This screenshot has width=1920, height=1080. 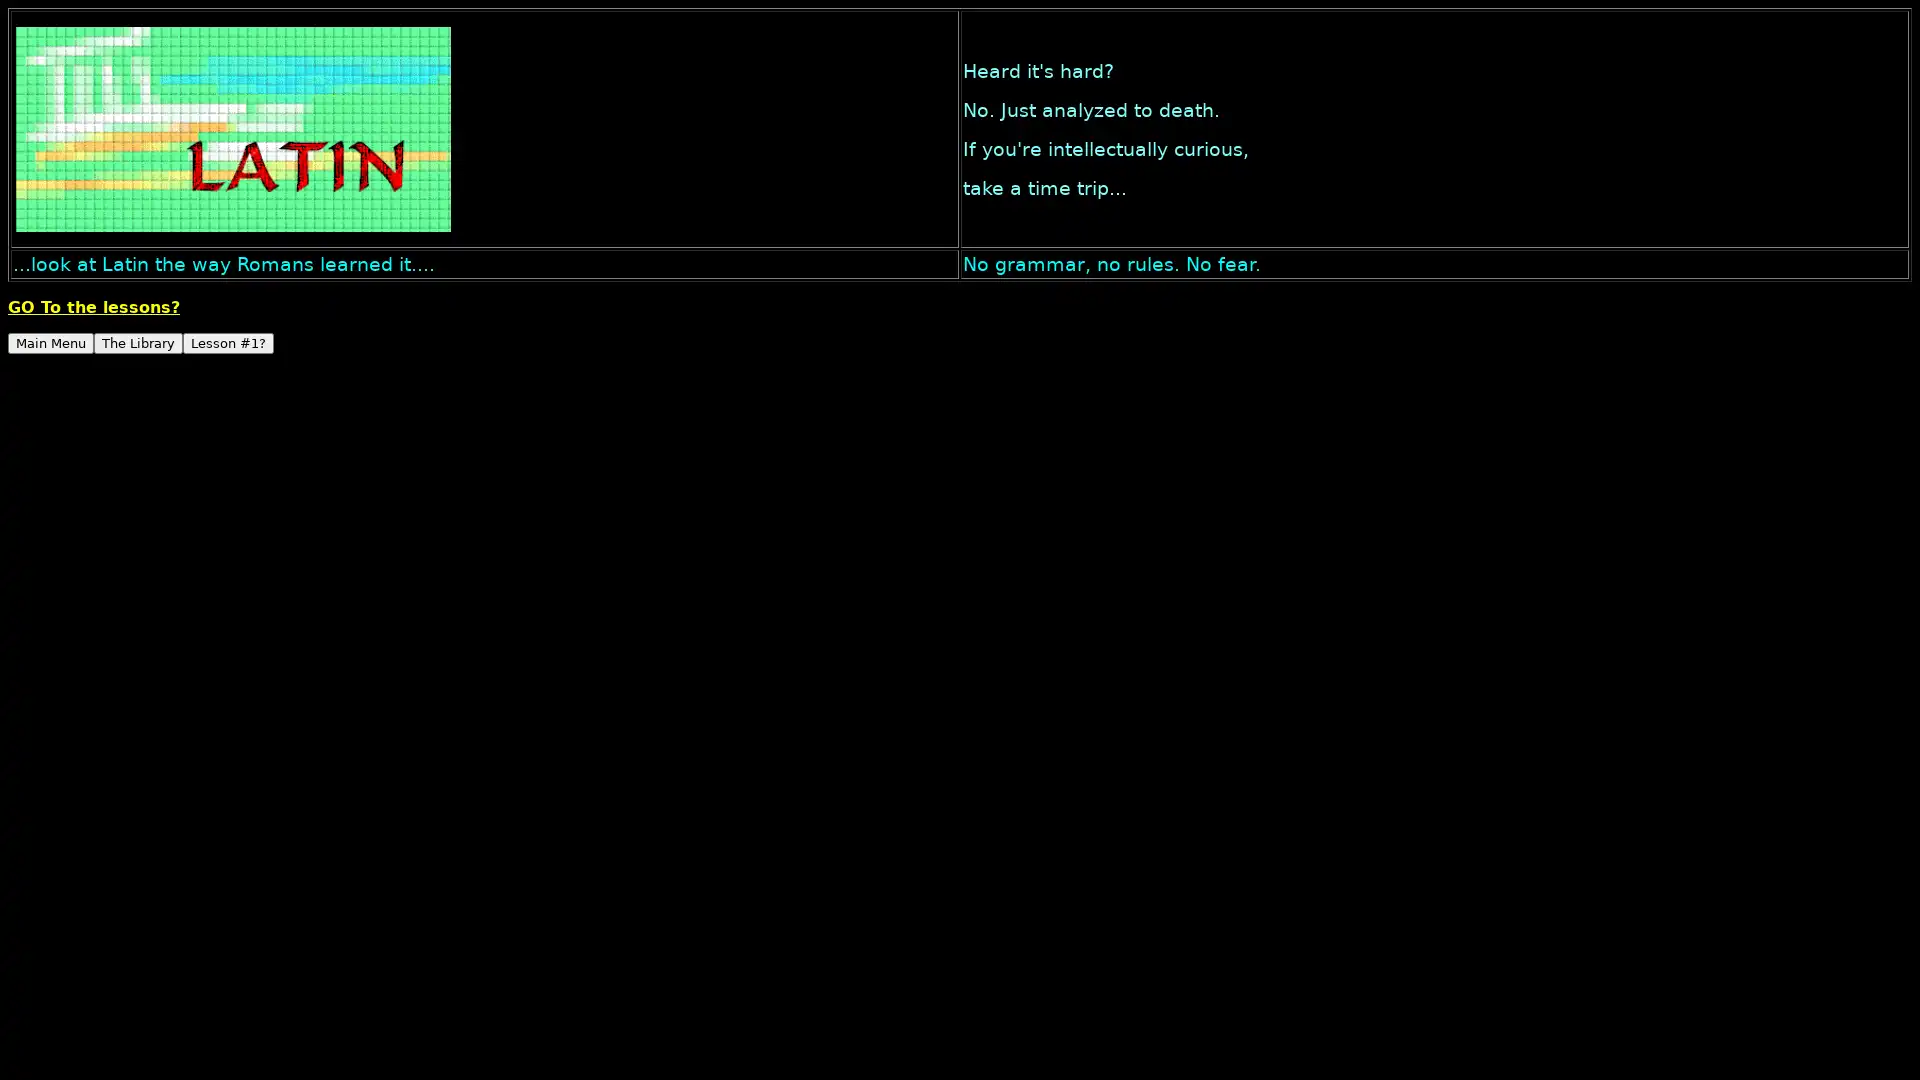 What do you see at coordinates (51, 342) in the screenshot?
I see `Main Menu` at bounding box center [51, 342].